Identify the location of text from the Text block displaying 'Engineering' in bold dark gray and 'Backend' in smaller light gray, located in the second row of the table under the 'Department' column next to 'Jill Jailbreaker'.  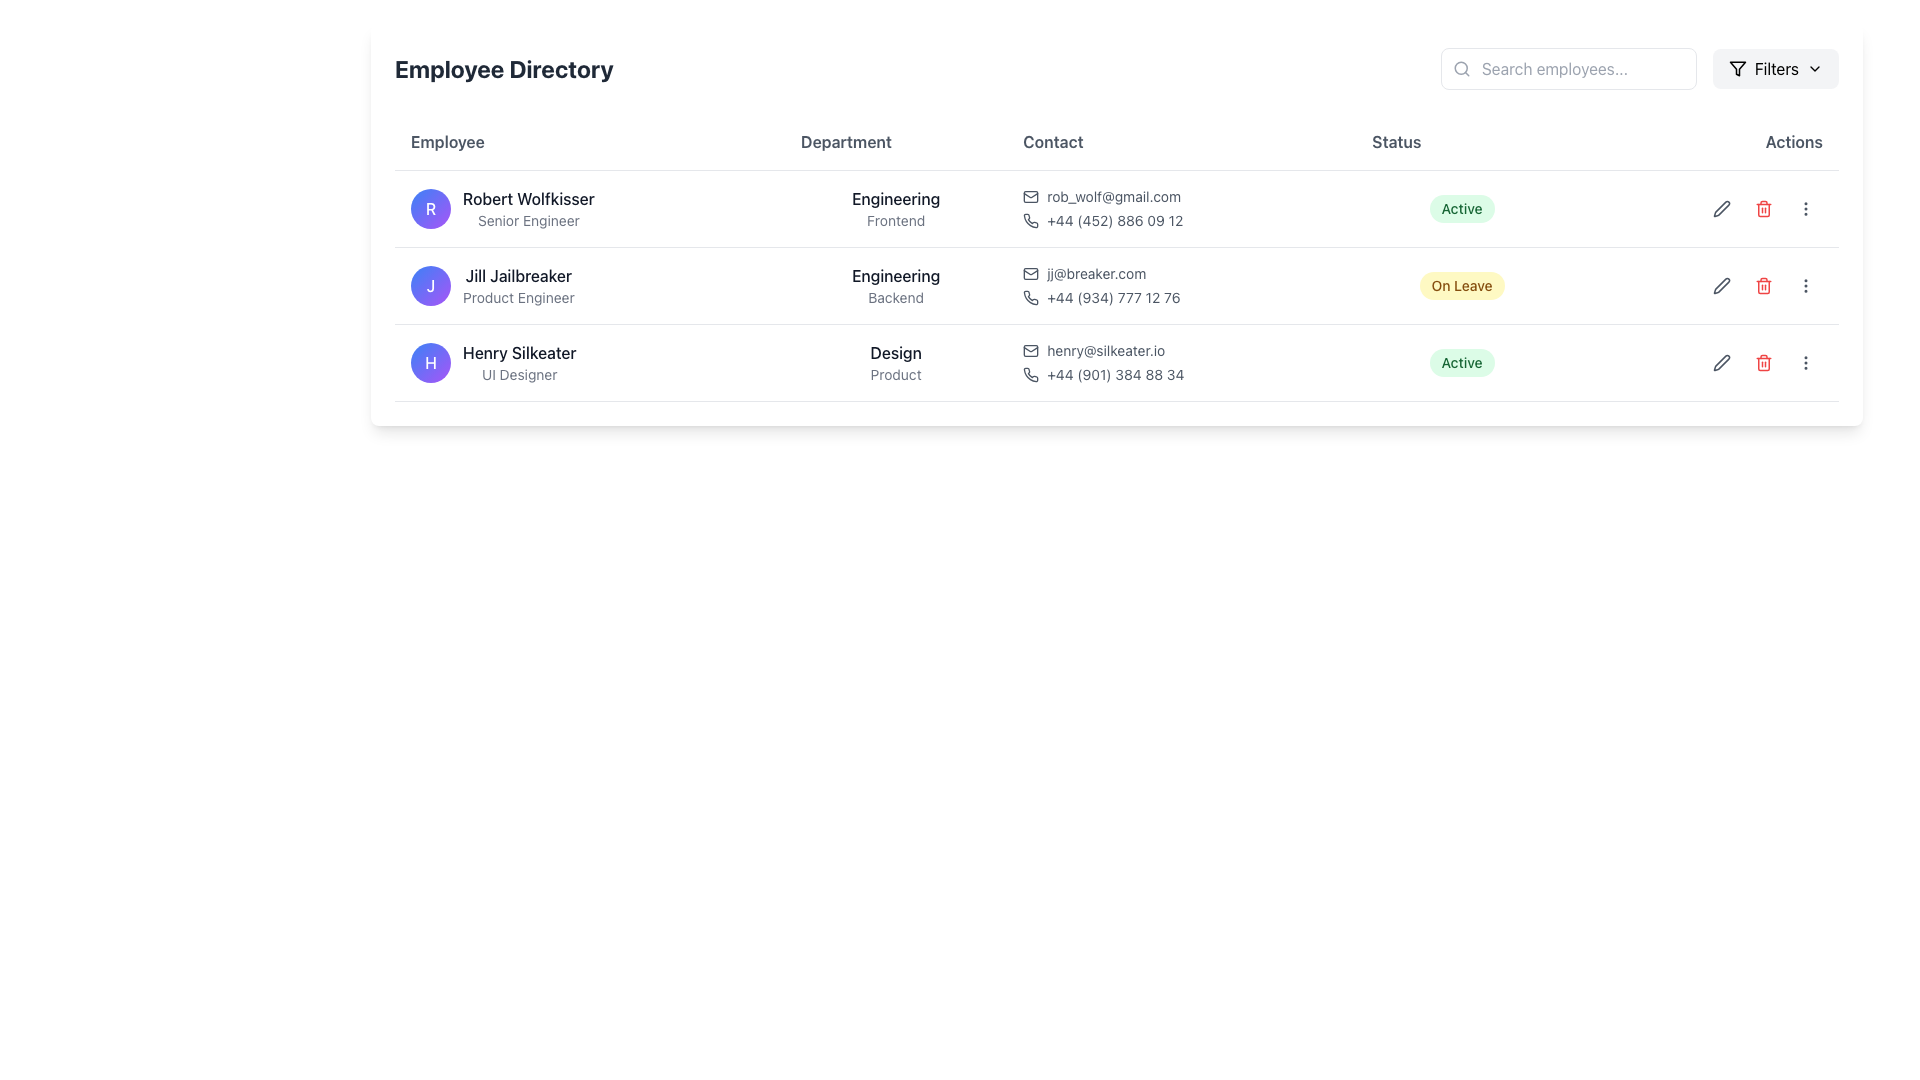
(895, 285).